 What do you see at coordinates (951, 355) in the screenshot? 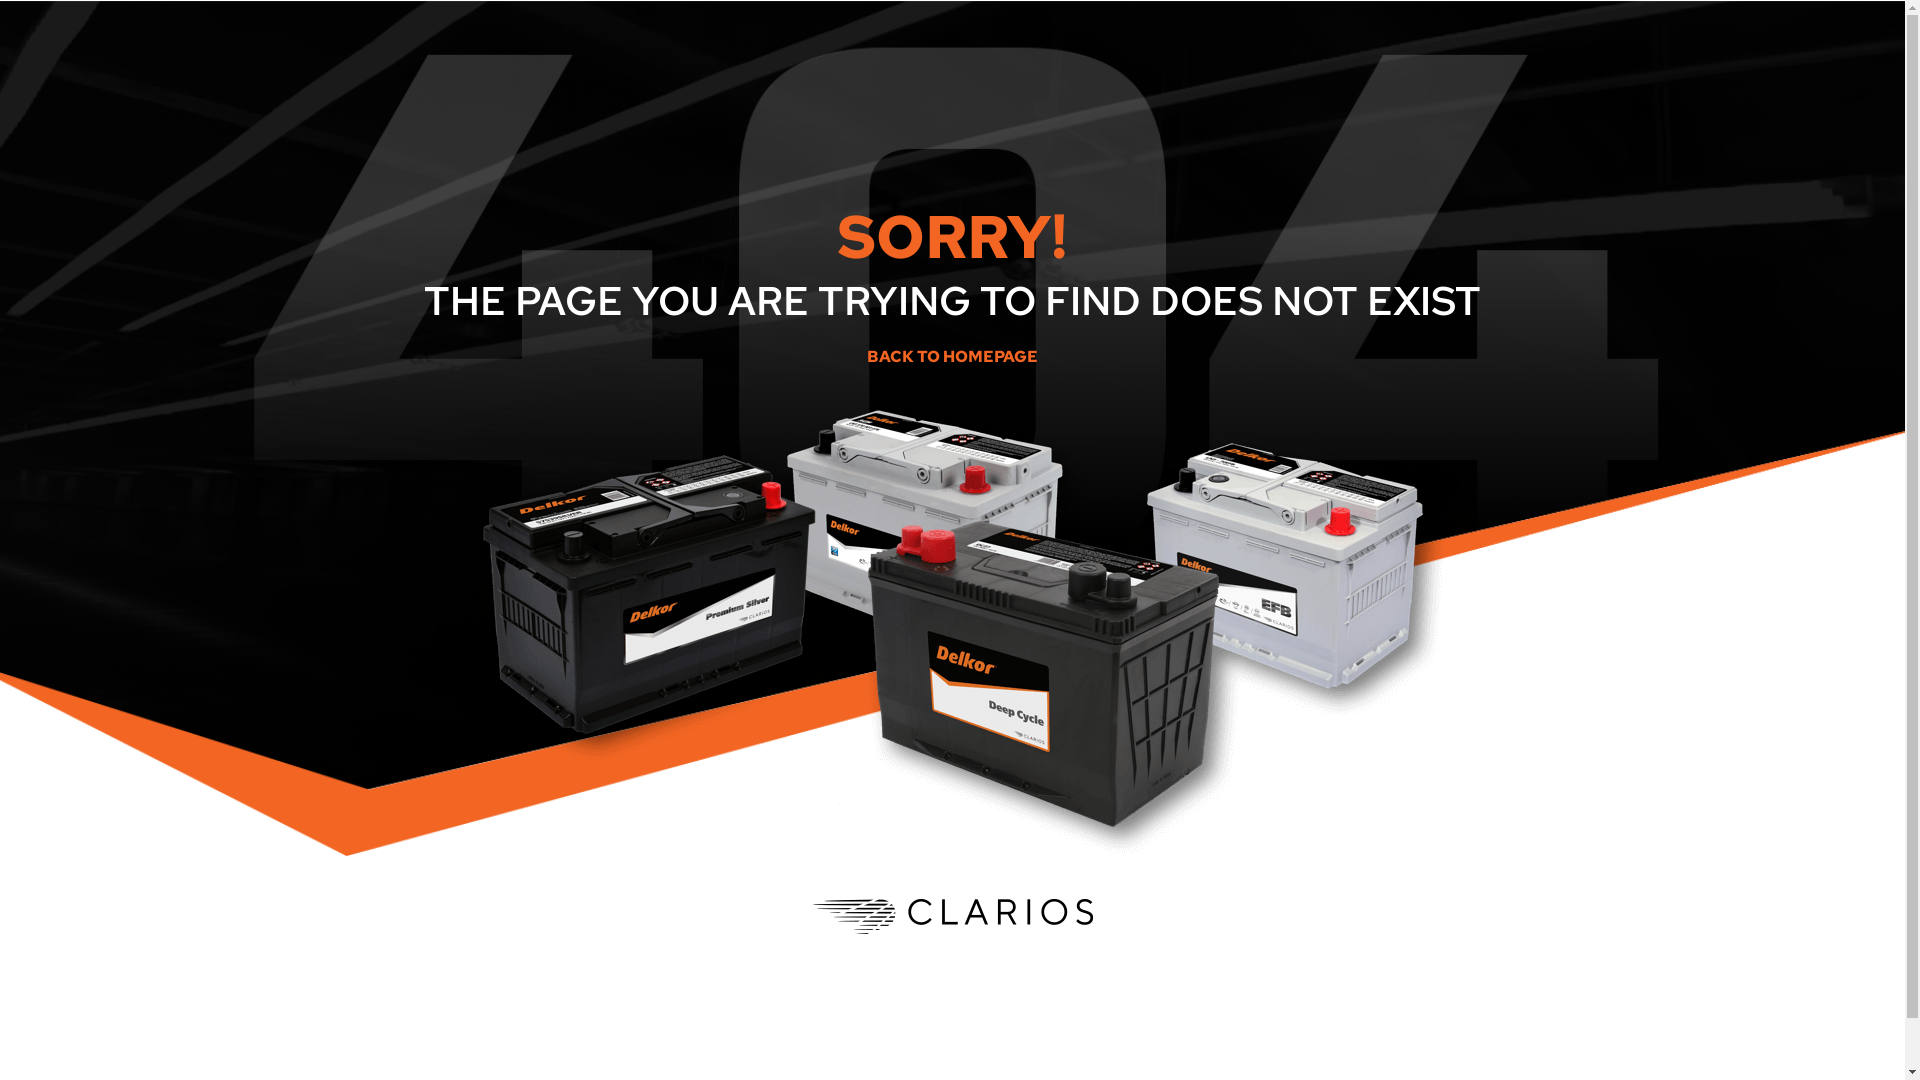
I see `'BACK TO HOMEPAGE'` at bounding box center [951, 355].